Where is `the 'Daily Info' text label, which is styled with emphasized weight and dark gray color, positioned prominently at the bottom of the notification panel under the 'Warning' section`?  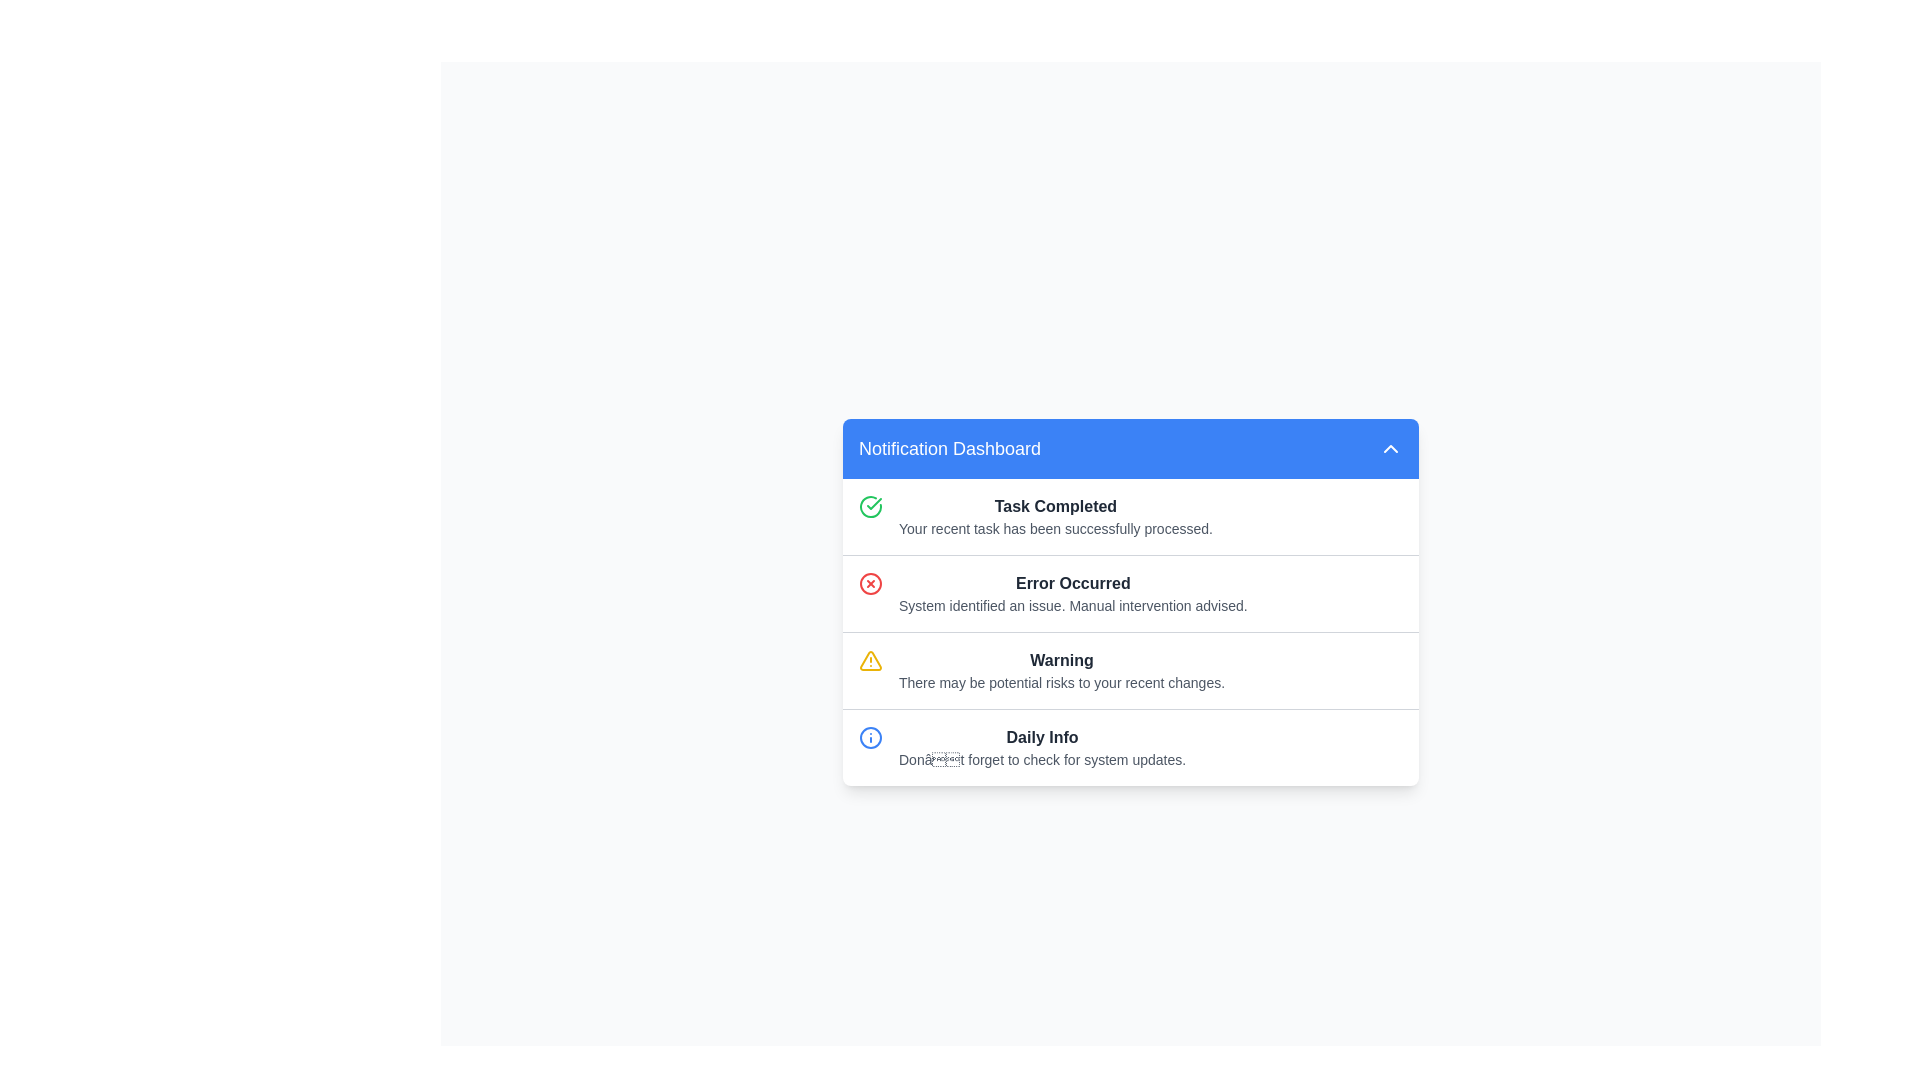
the 'Daily Info' text label, which is styled with emphasized weight and dark gray color, positioned prominently at the bottom of the notification panel under the 'Warning' section is located at coordinates (1041, 737).